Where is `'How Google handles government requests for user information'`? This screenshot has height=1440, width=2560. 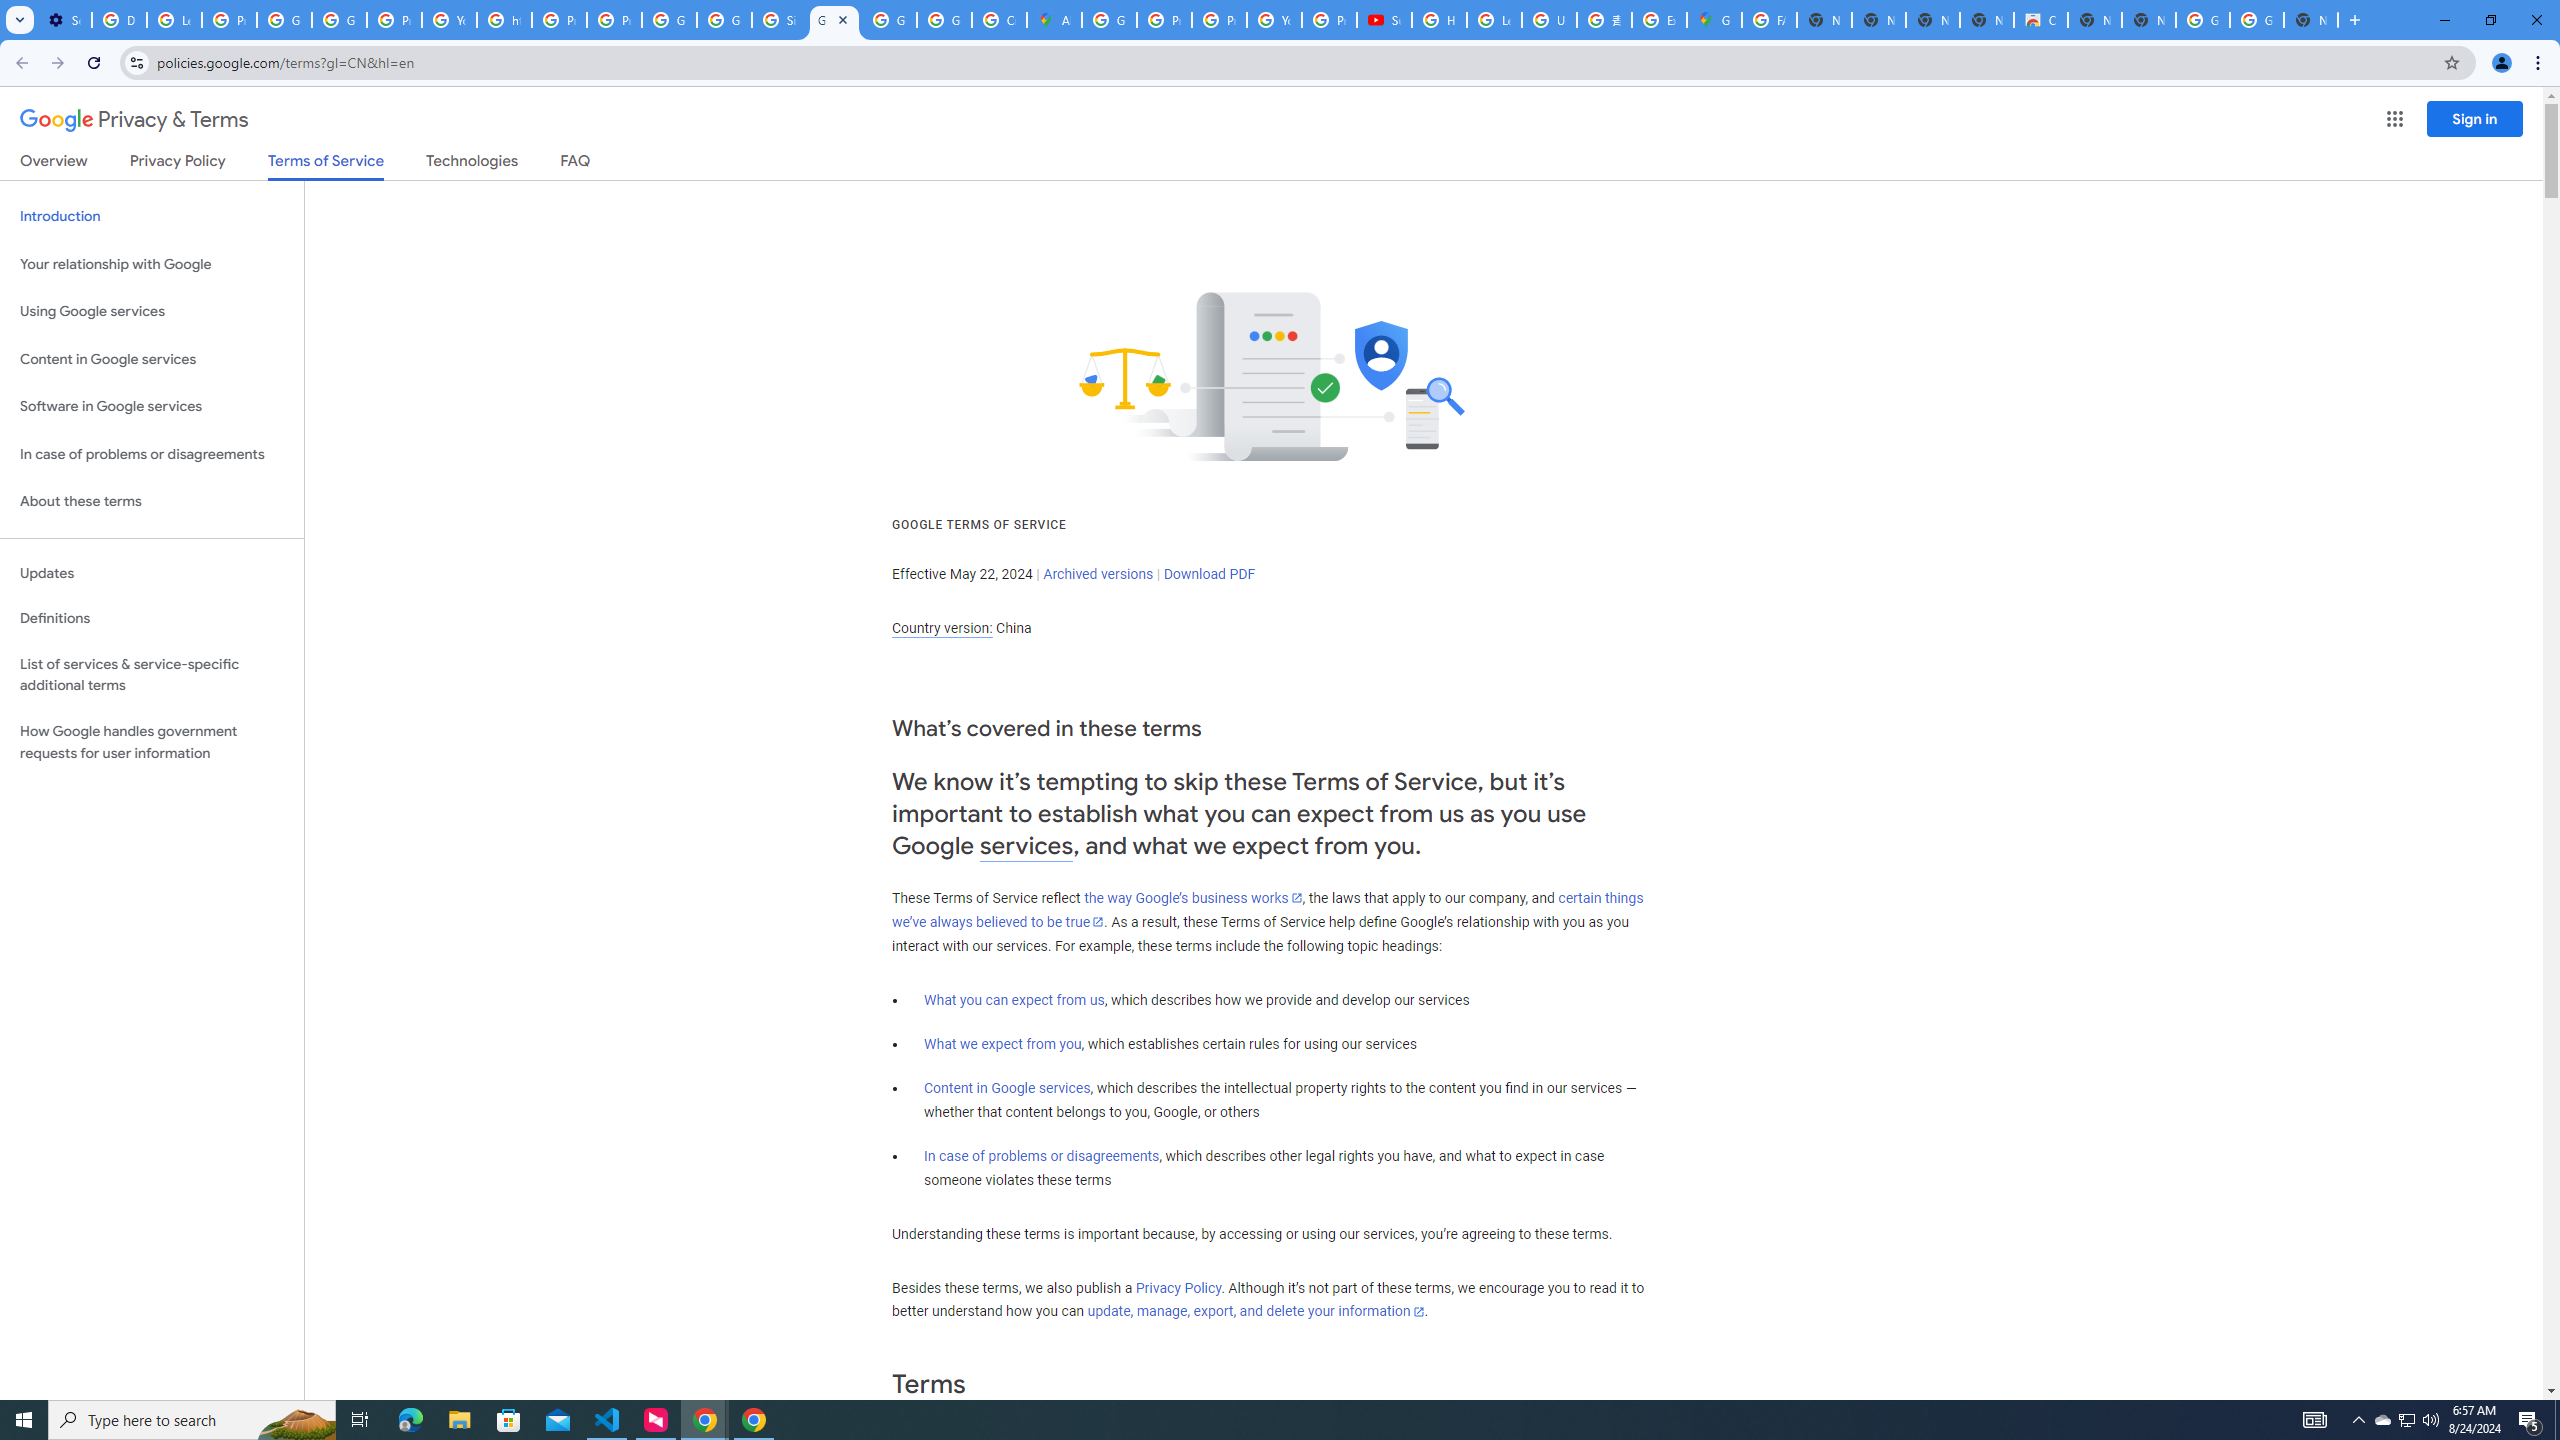
'How Google handles government requests for user information' is located at coordinates (151, 742).